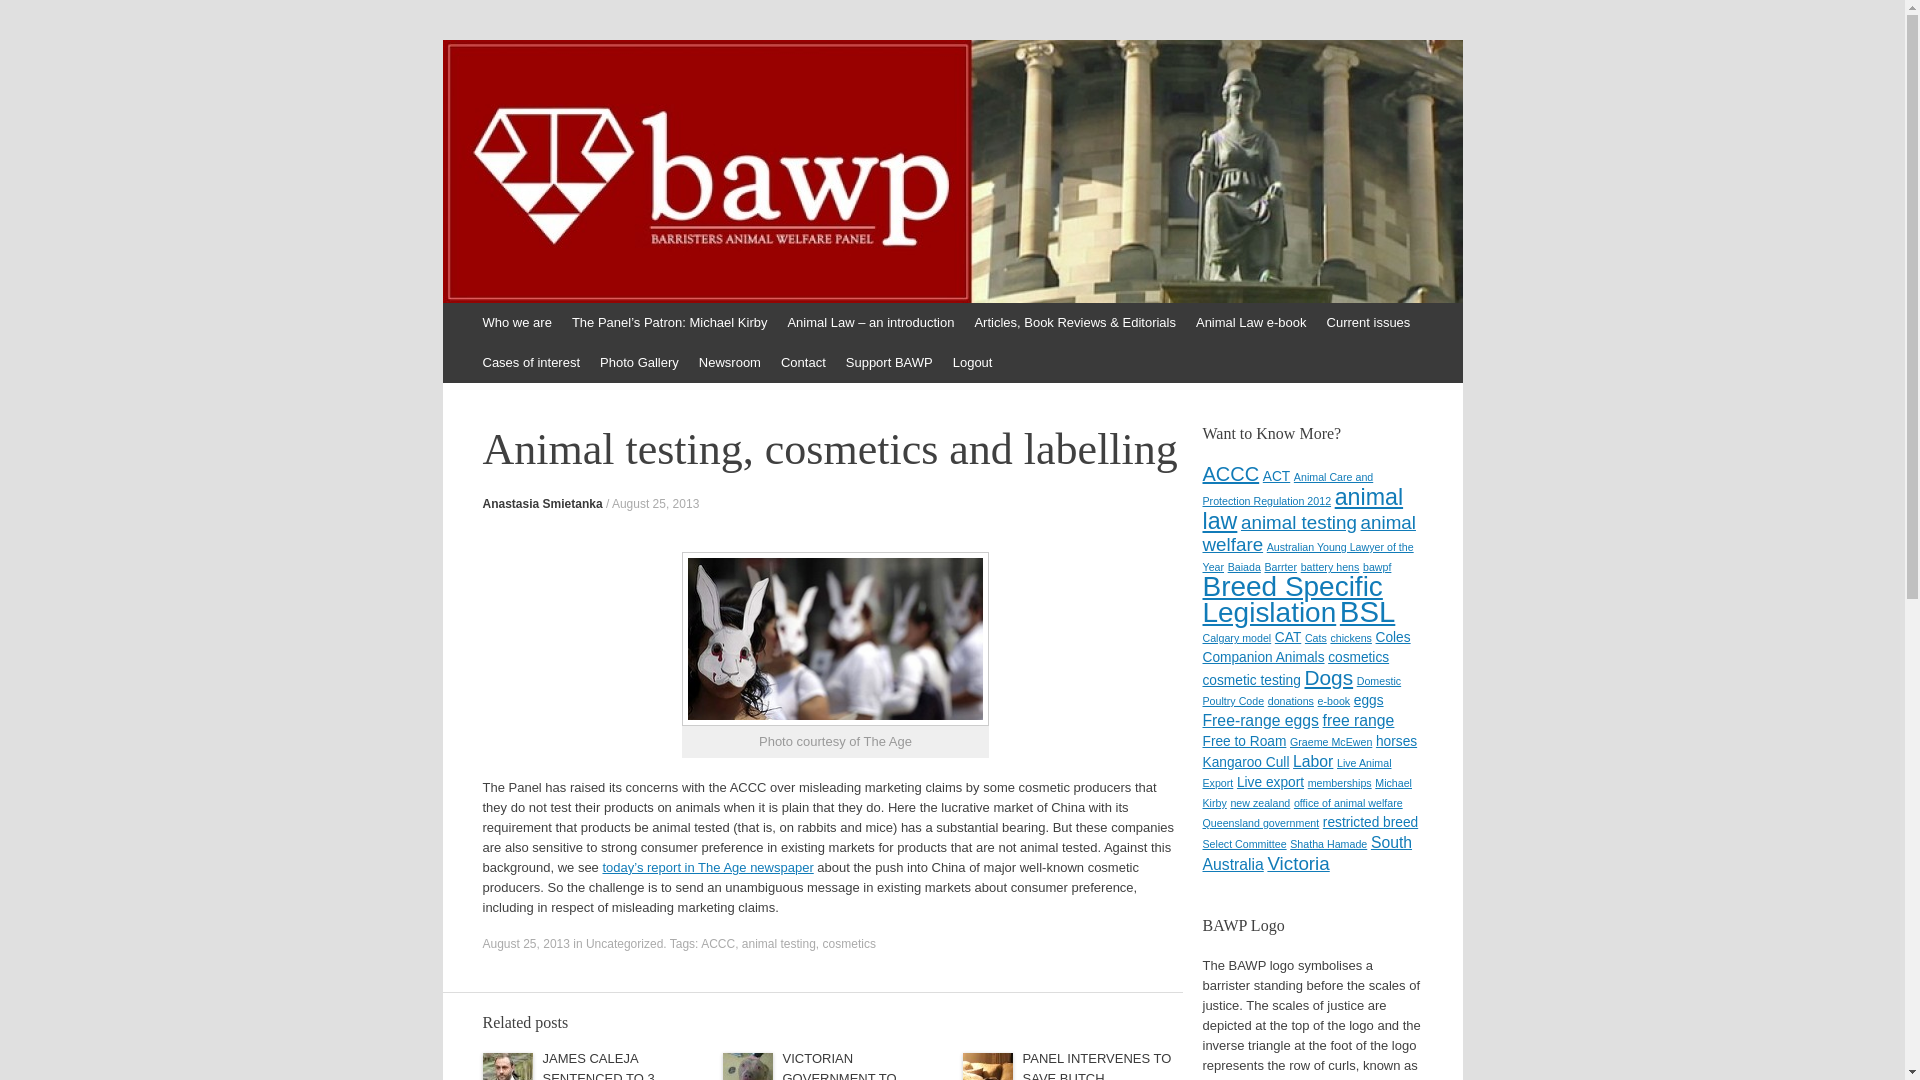 This screenshot has width=1920, height=1080. What do you see at coordinates (1307, 556) in the screenshot?
I see `'Australian Young Lawyer of the Year'` at bounding box center [1307, 556].